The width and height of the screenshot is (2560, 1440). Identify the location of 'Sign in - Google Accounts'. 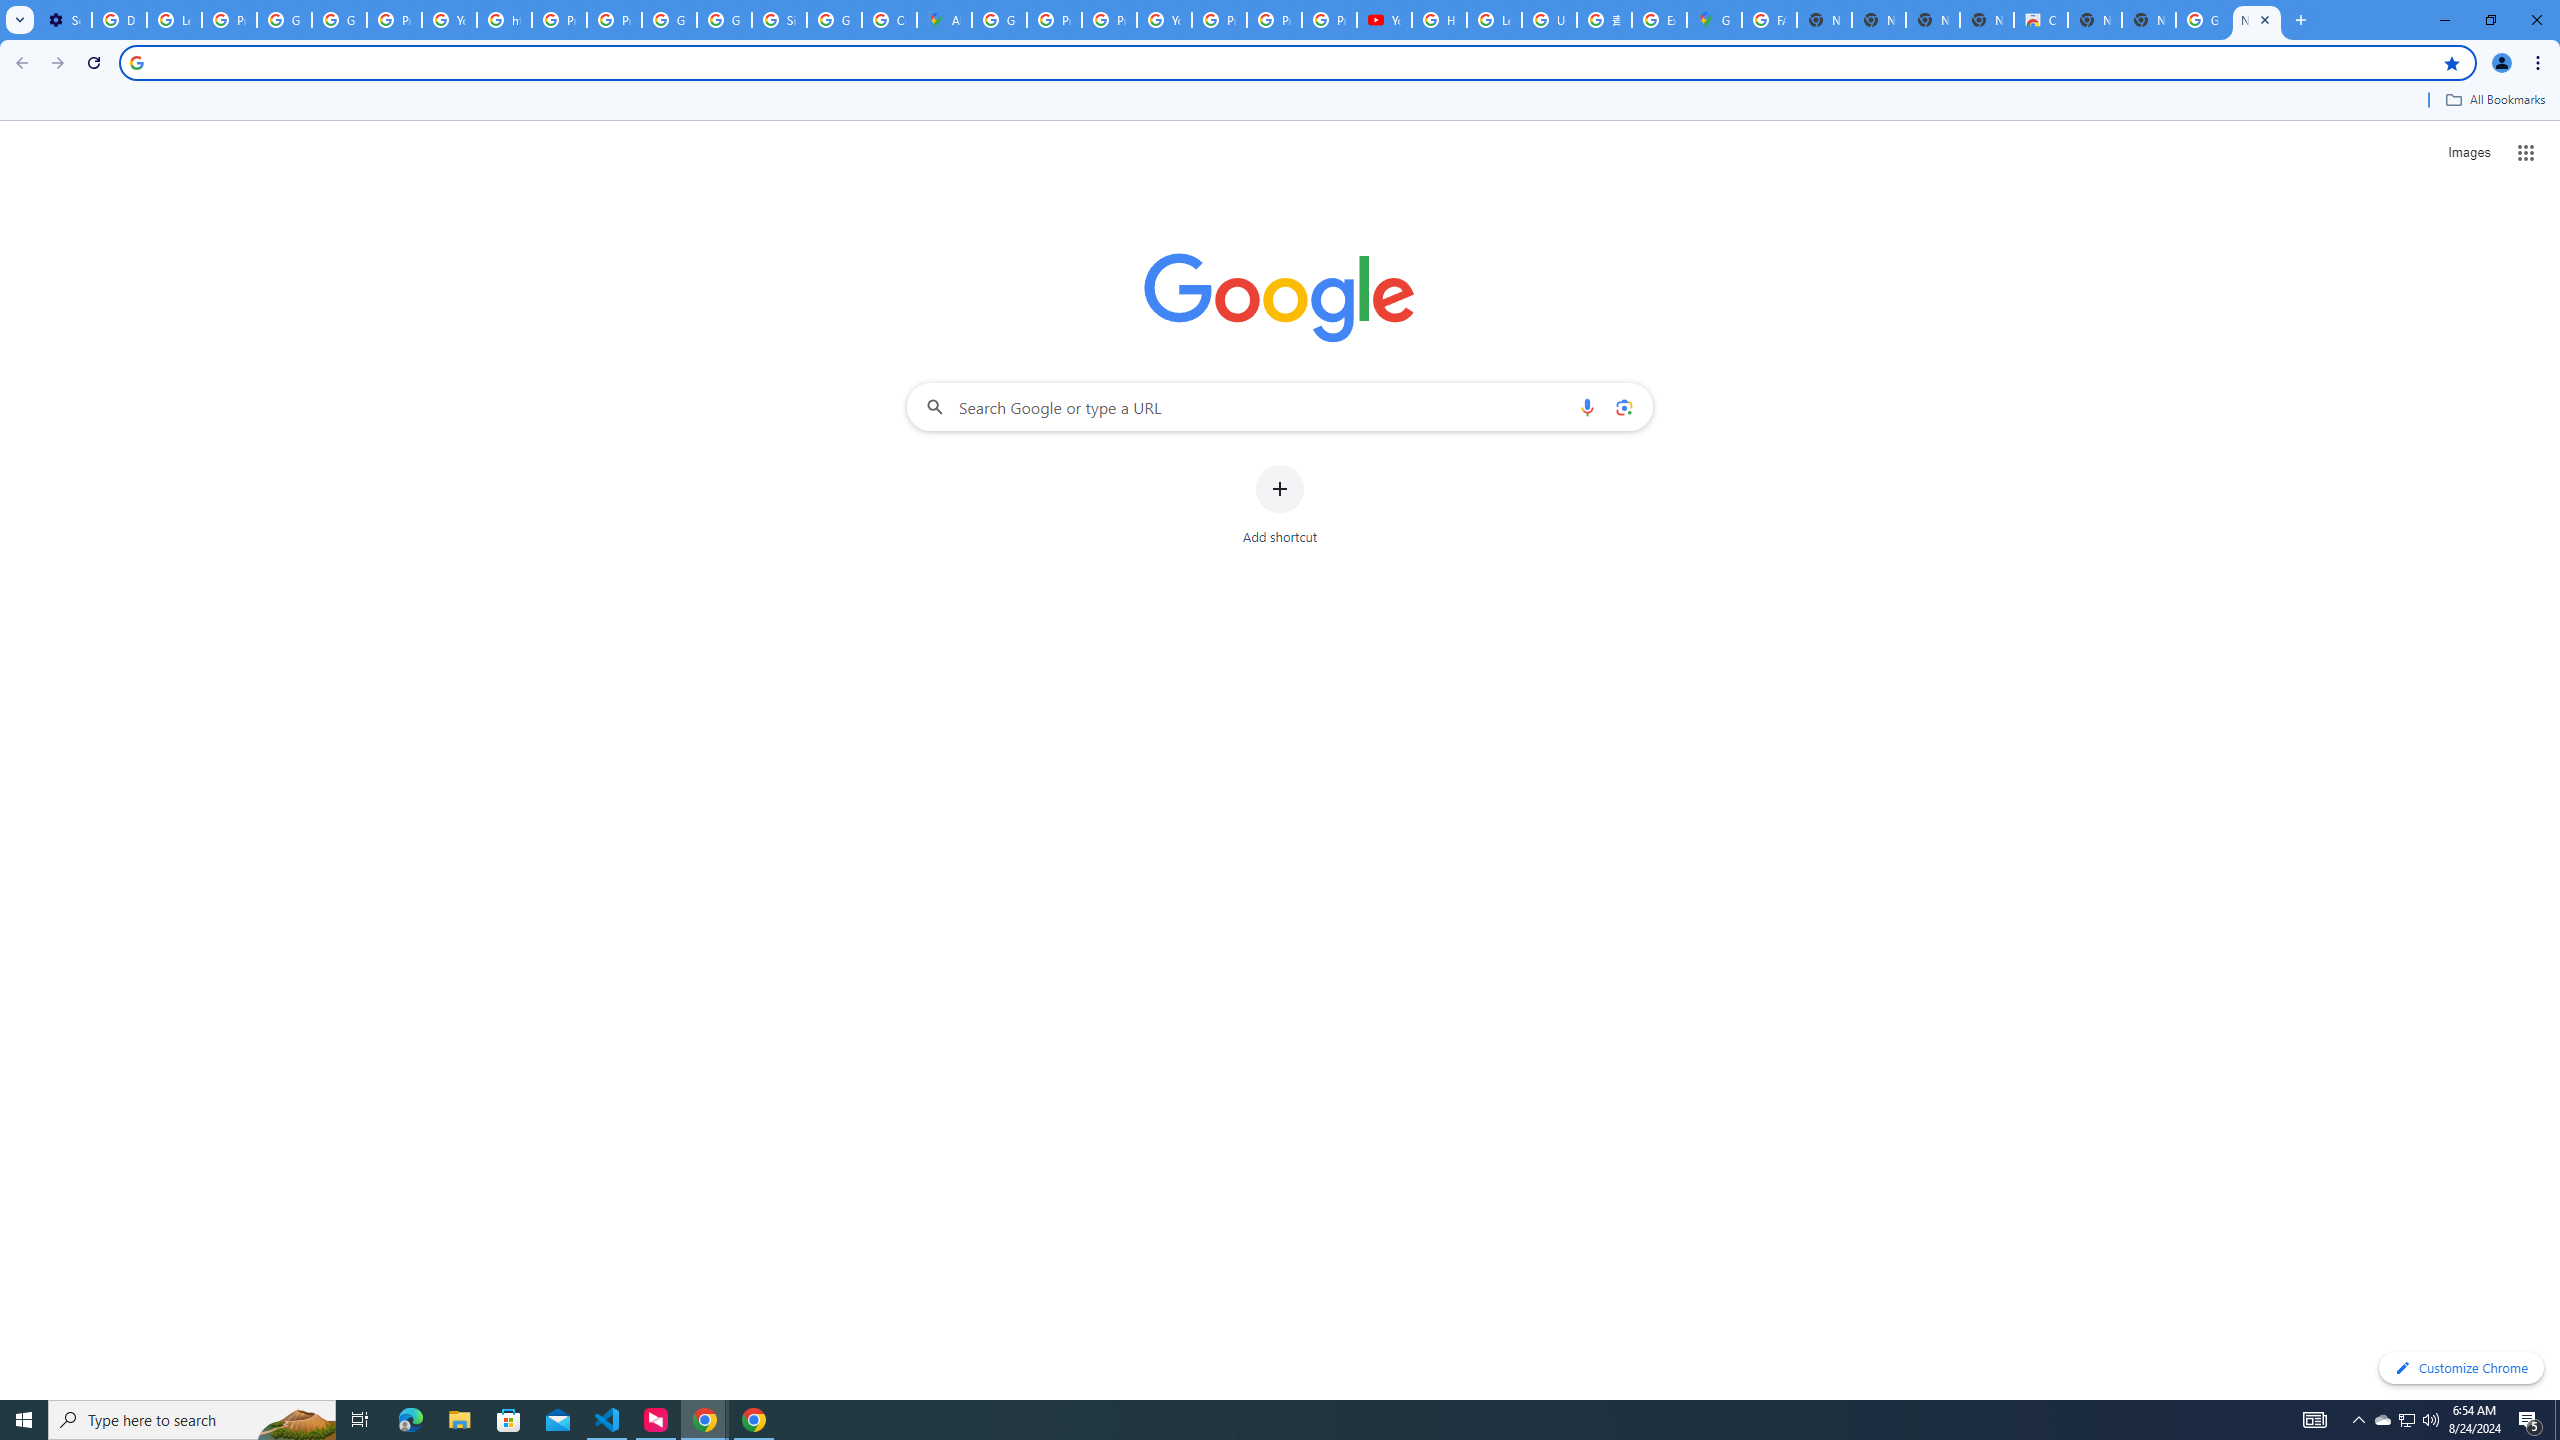
(778, 19).